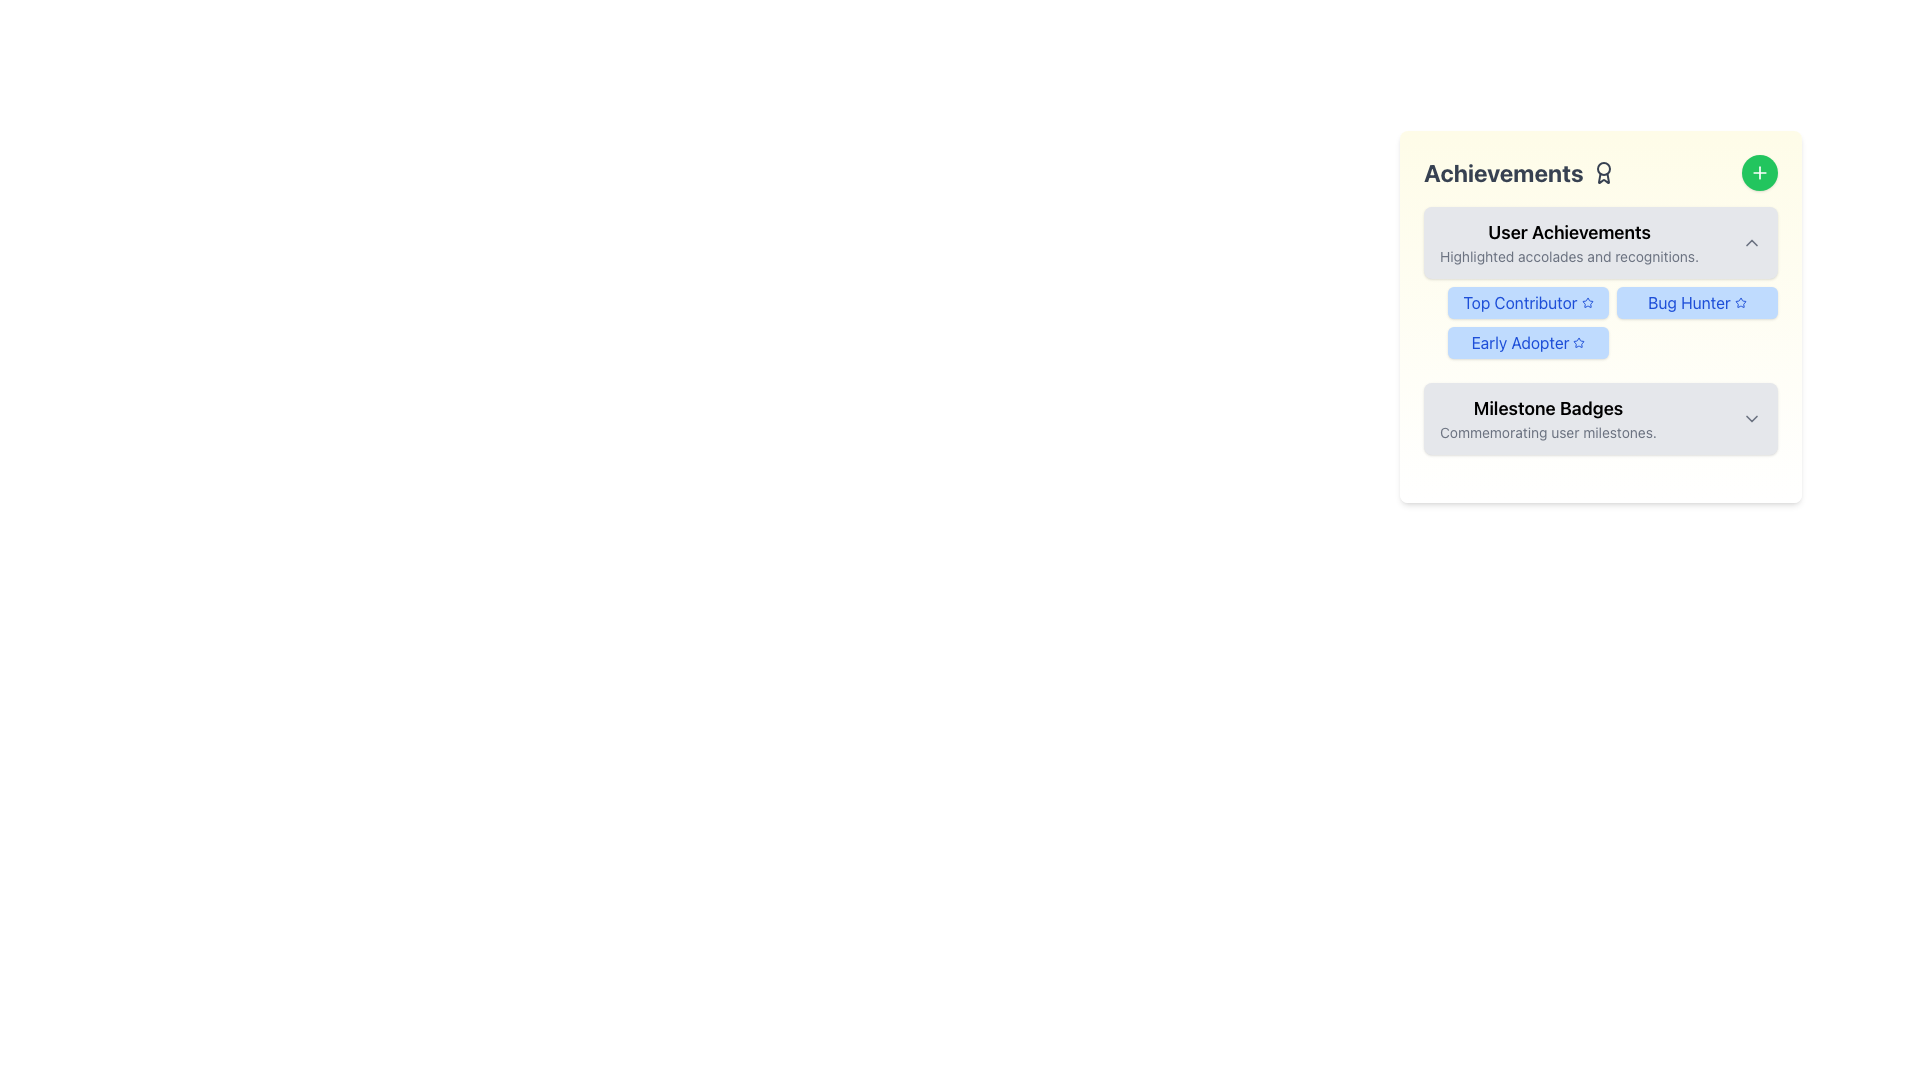  What do you see at coordinates (1738, 301) in the screenshot?
I see `the blue outlined star-shaped icon in the 'Bug Hunter' badge located in the 'User Achievements' section of the achievements panel if it is interactive` at bounding box center [1738, 301].